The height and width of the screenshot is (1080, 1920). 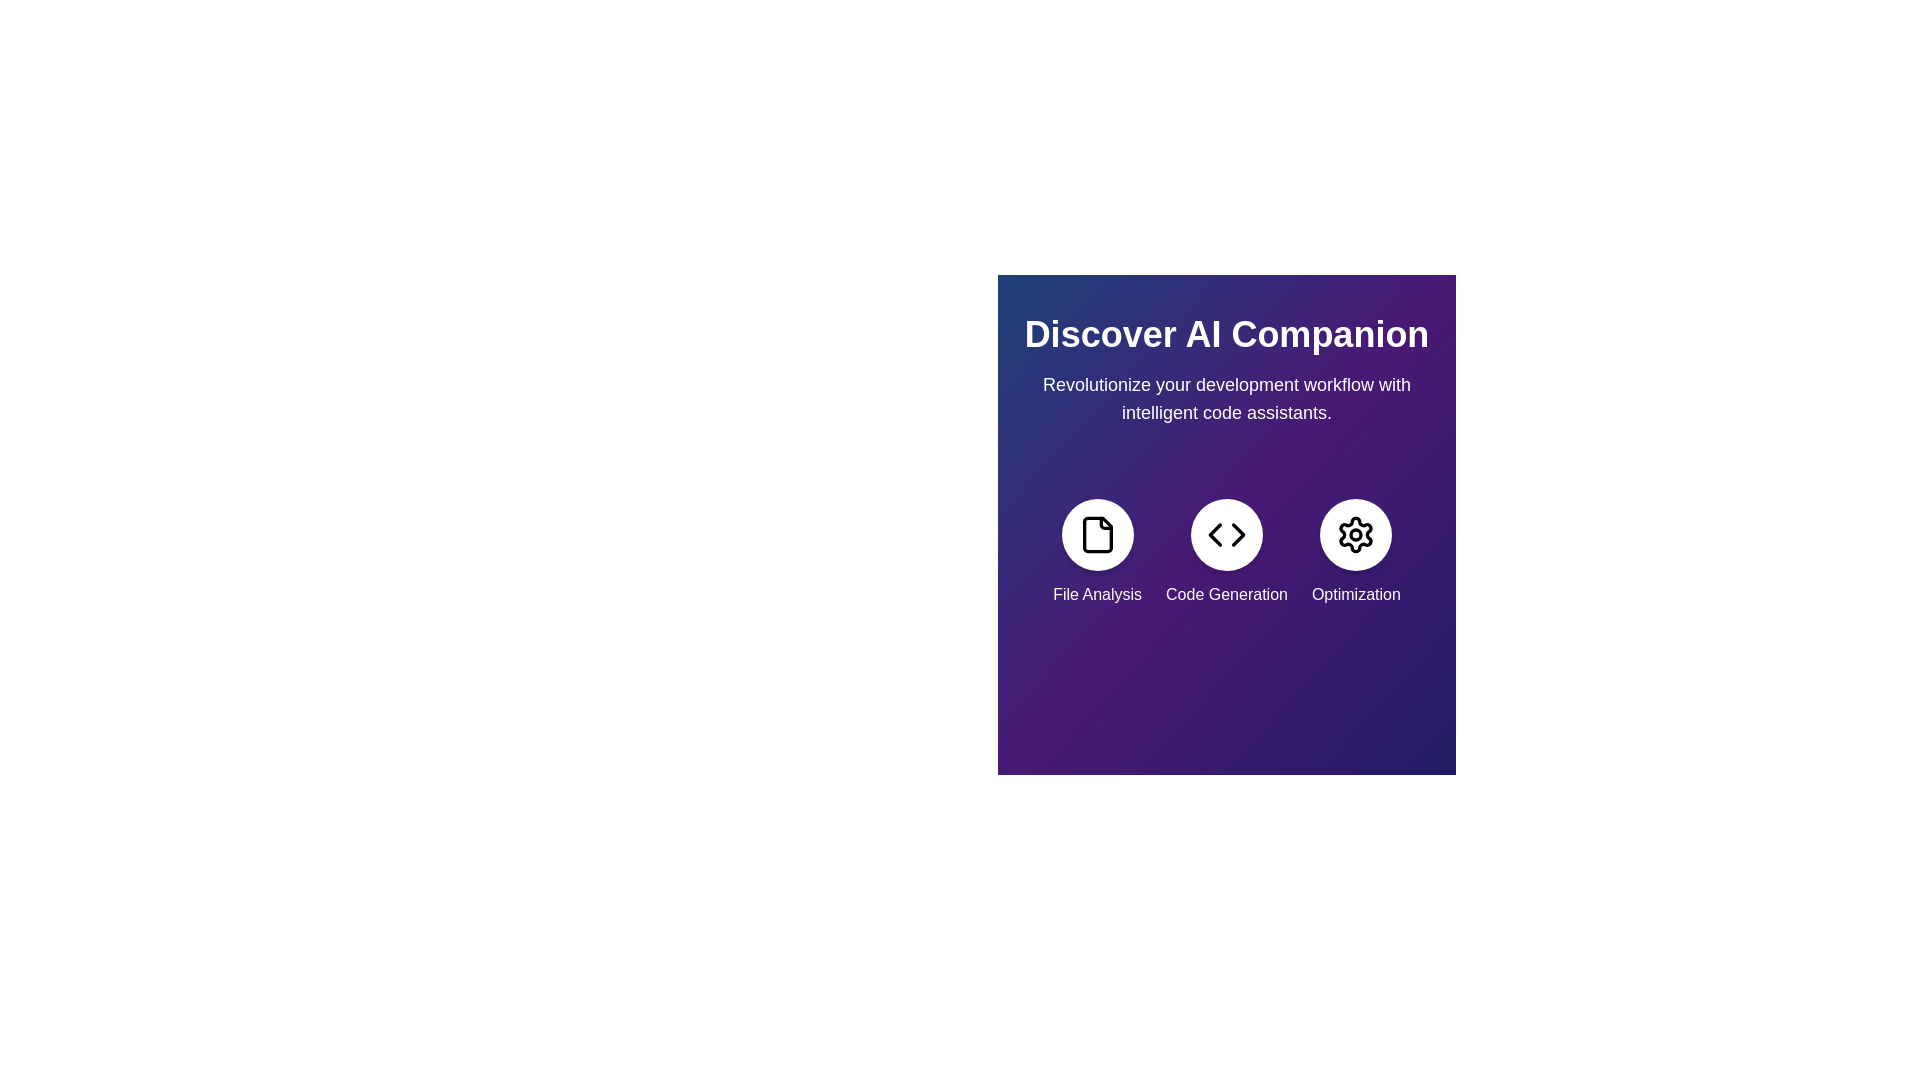 What do you see at coordinates (1356, 593) in the screenshot?
I see `the text label displaying 'Optimization' in white font, located at the bottom of a vertical stack, below a gear-shaped icon, and adjacent to similar text-label pairs` at bounding box center [1356, 593].